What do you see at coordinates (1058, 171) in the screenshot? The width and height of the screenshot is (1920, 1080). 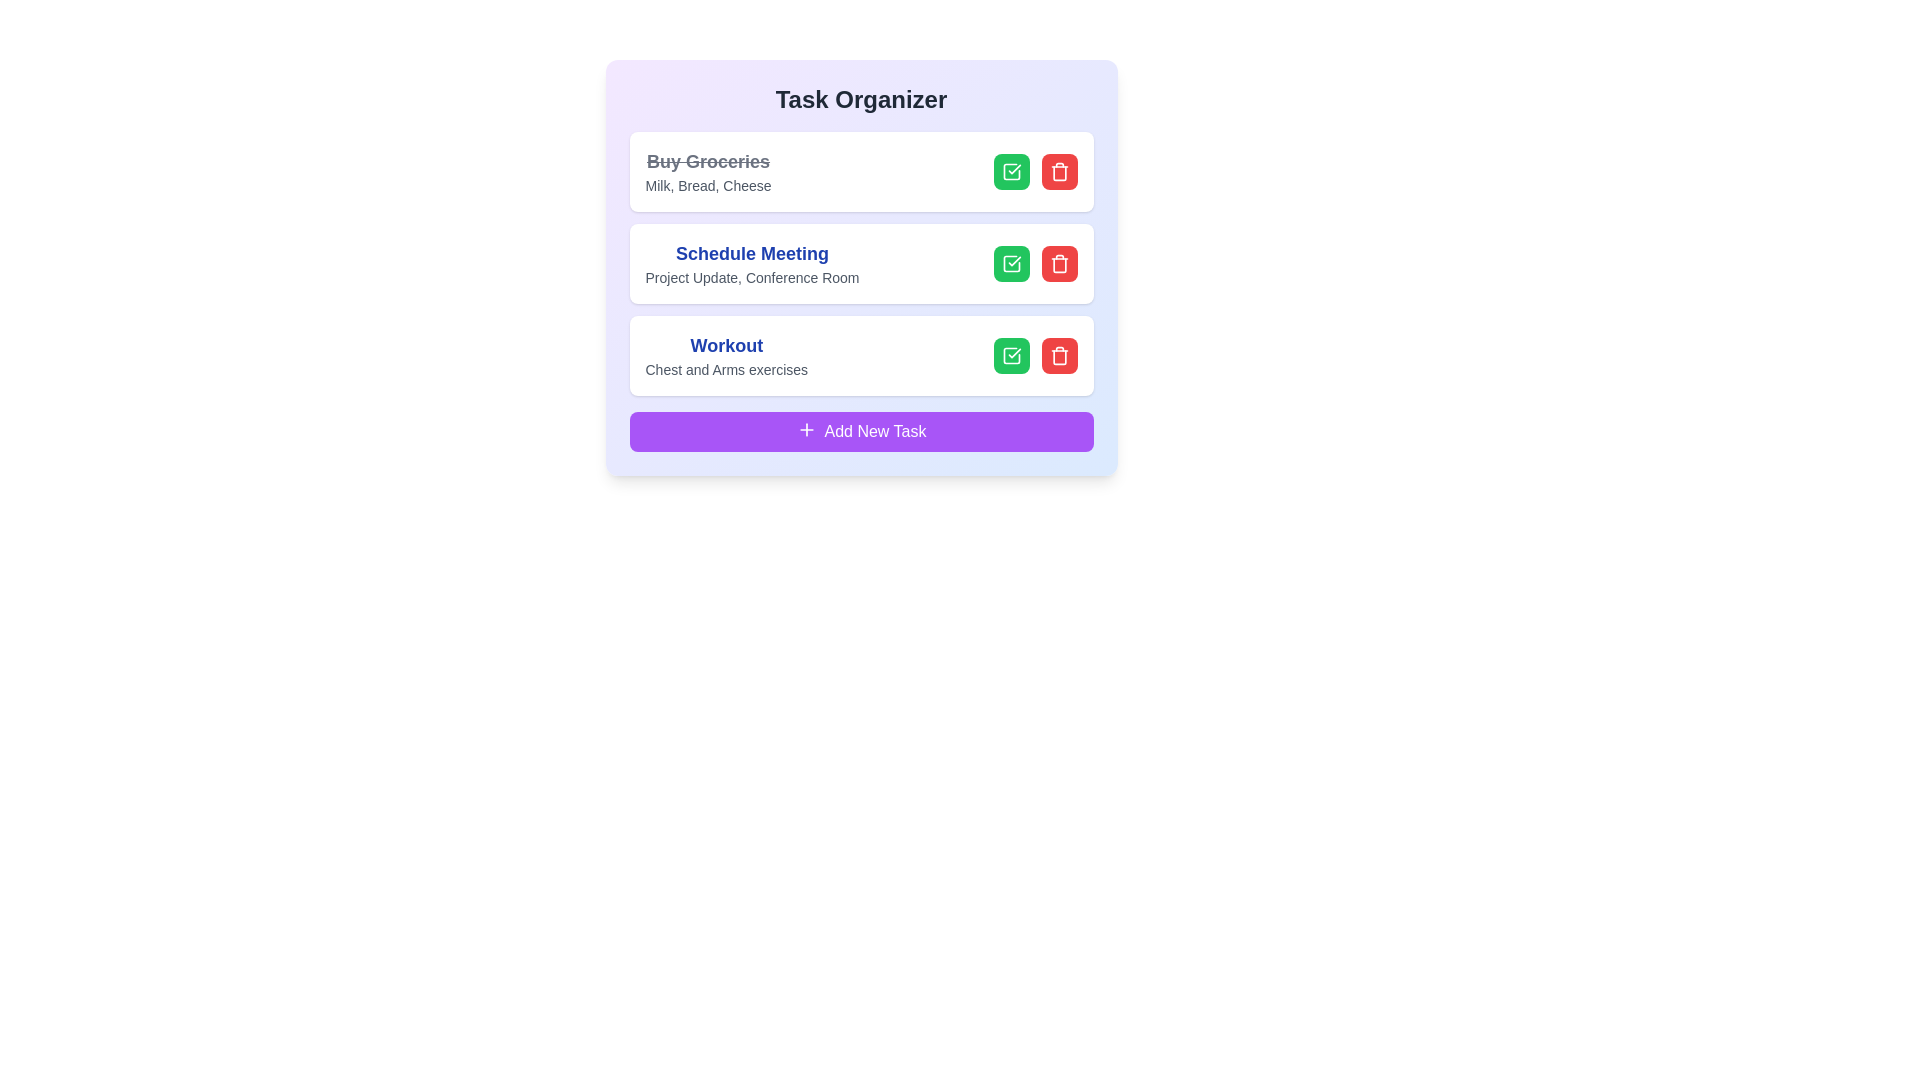 I see `the delete button for the task named Buy Groceries` at bounding box center [1058, 171].